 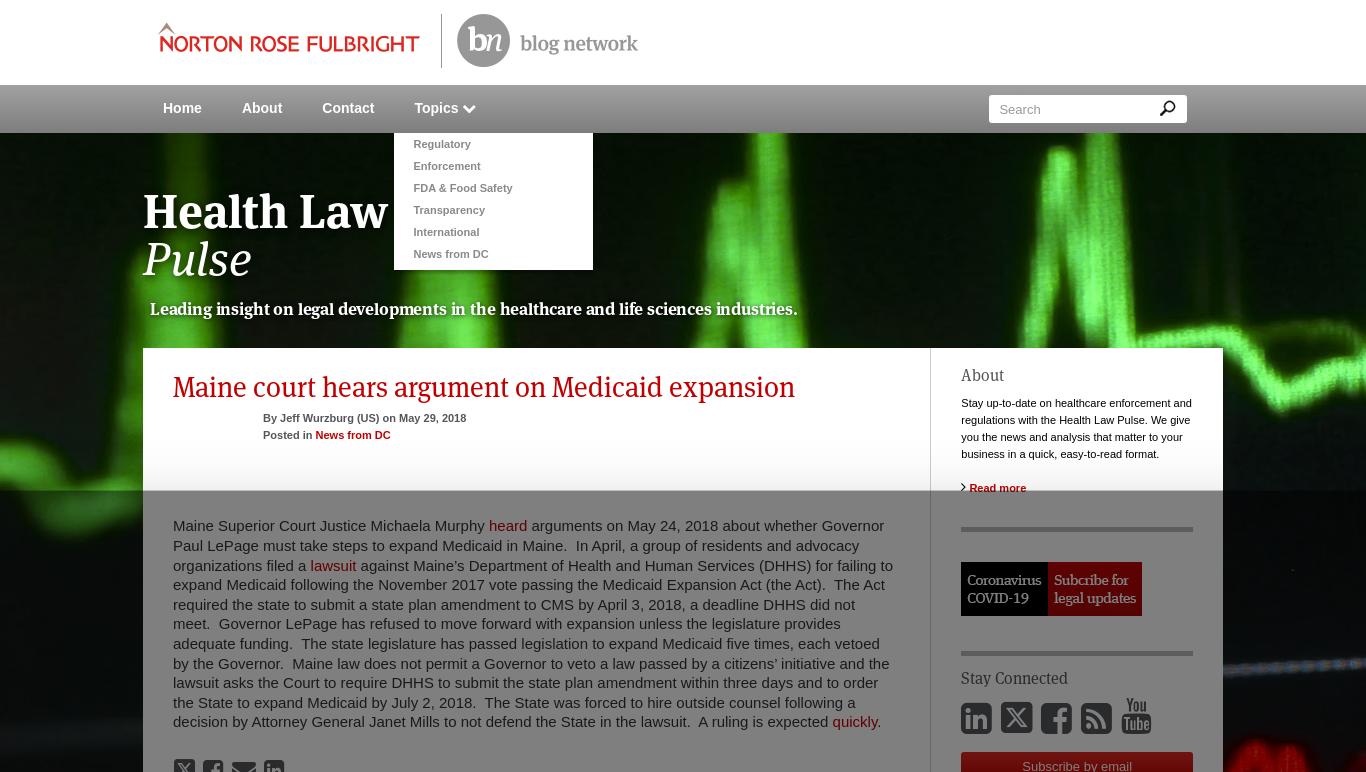 What do you see at coordinates (528, 545) in the screenshot?
I see `'arguments on May 24, 2018 about whether Governor Paul LePage must take steps to expand Medicaid in Maine.  In April, a group of residents and advocacy organizations filed a'` at bounding box center [528, 545].